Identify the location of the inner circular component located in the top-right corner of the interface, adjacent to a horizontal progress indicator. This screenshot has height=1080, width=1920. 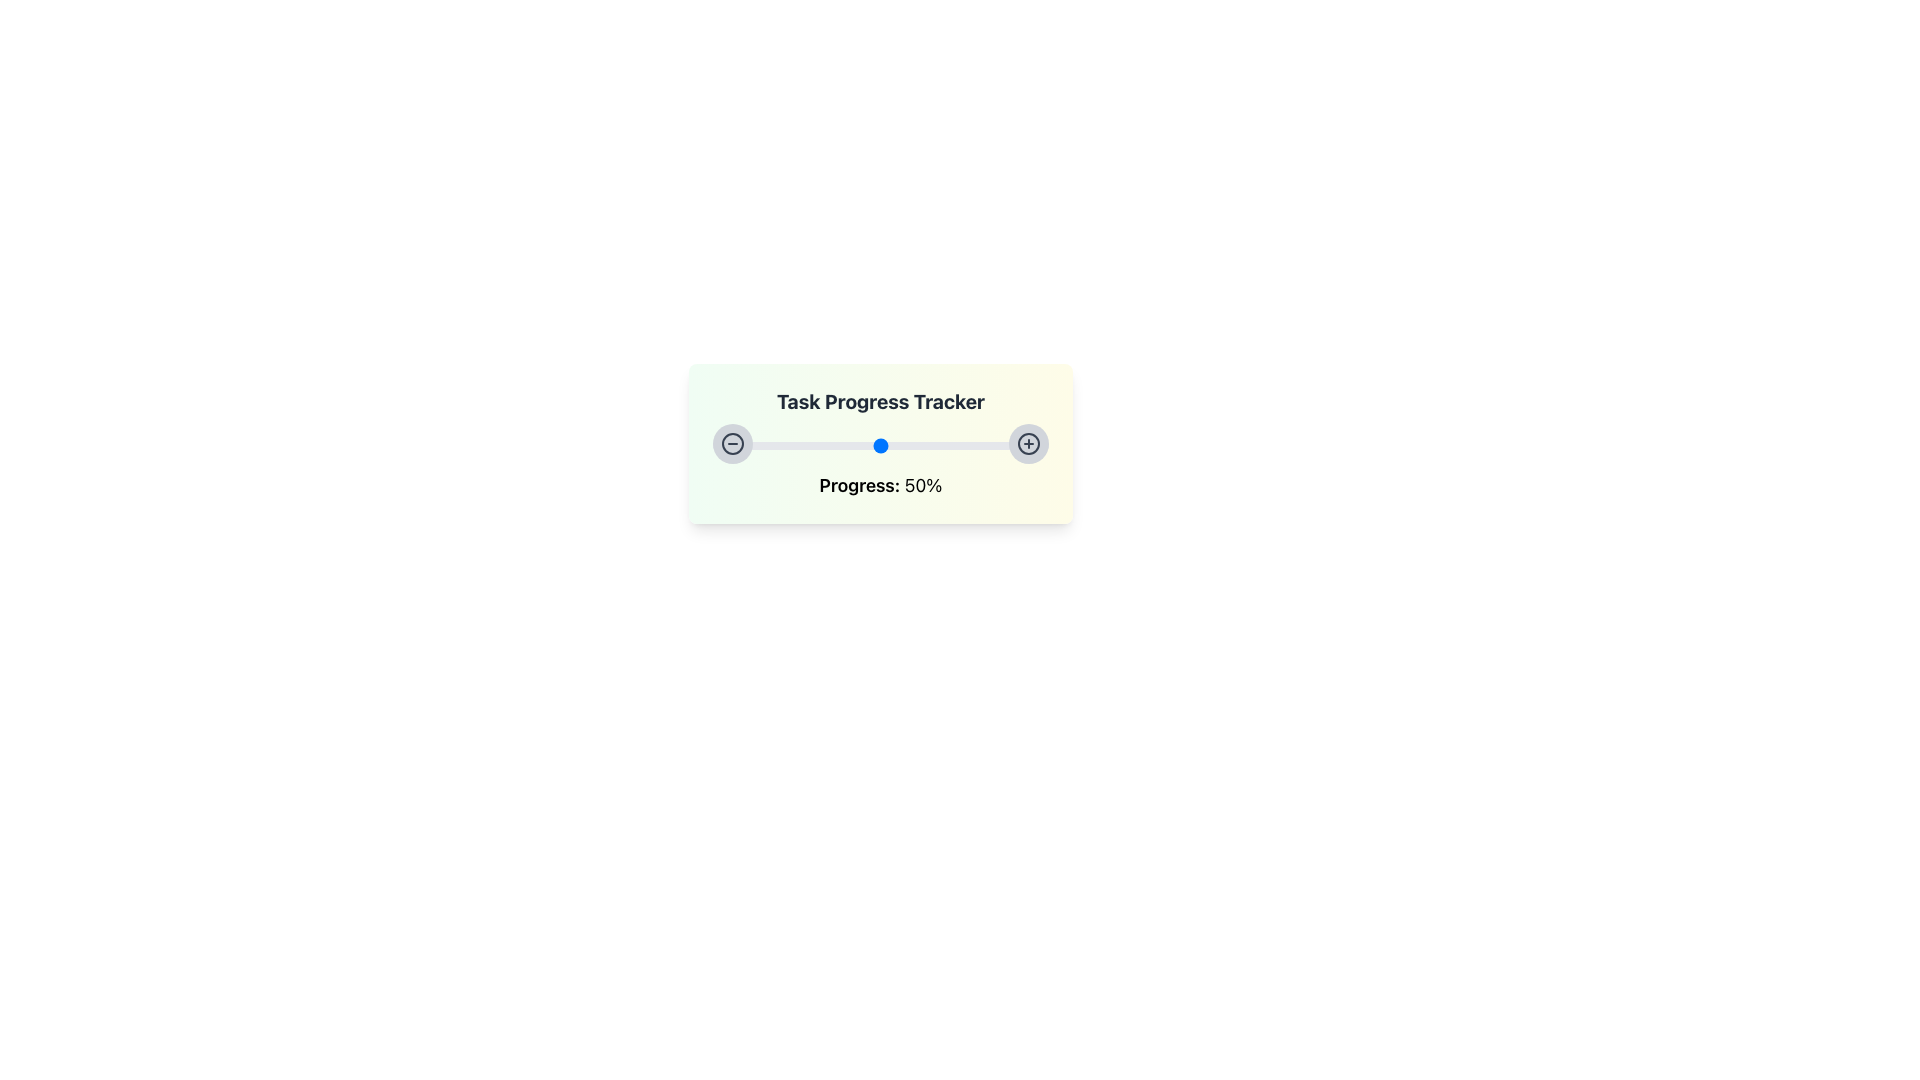
(732, 442).